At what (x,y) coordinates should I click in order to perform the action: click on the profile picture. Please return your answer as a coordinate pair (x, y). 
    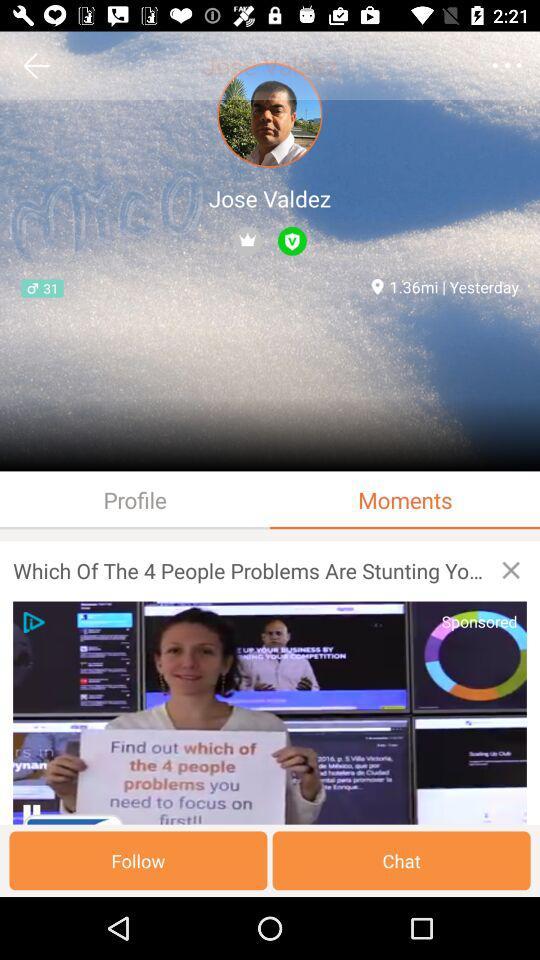
    Looking at the image, I should click on (270, 115).